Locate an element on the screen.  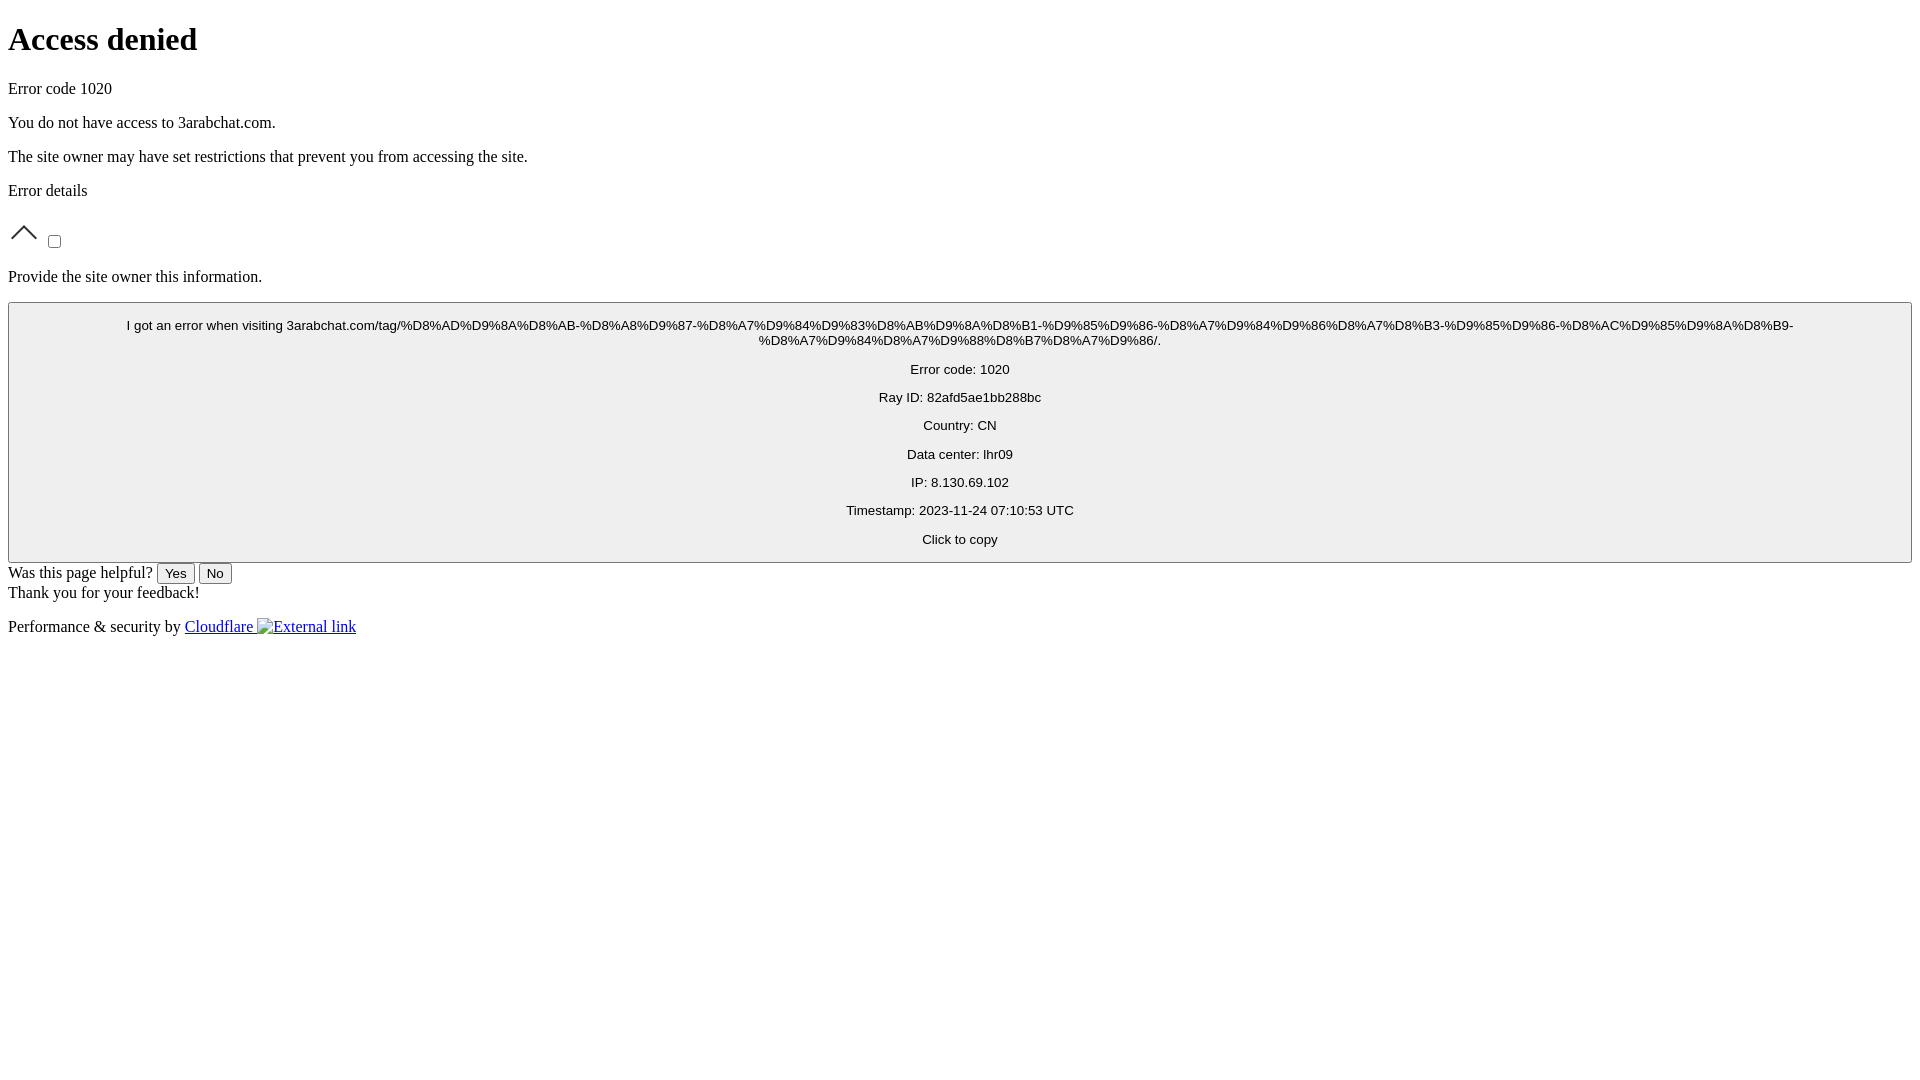
'Cloudflare' is located at coordinates (269, 625).